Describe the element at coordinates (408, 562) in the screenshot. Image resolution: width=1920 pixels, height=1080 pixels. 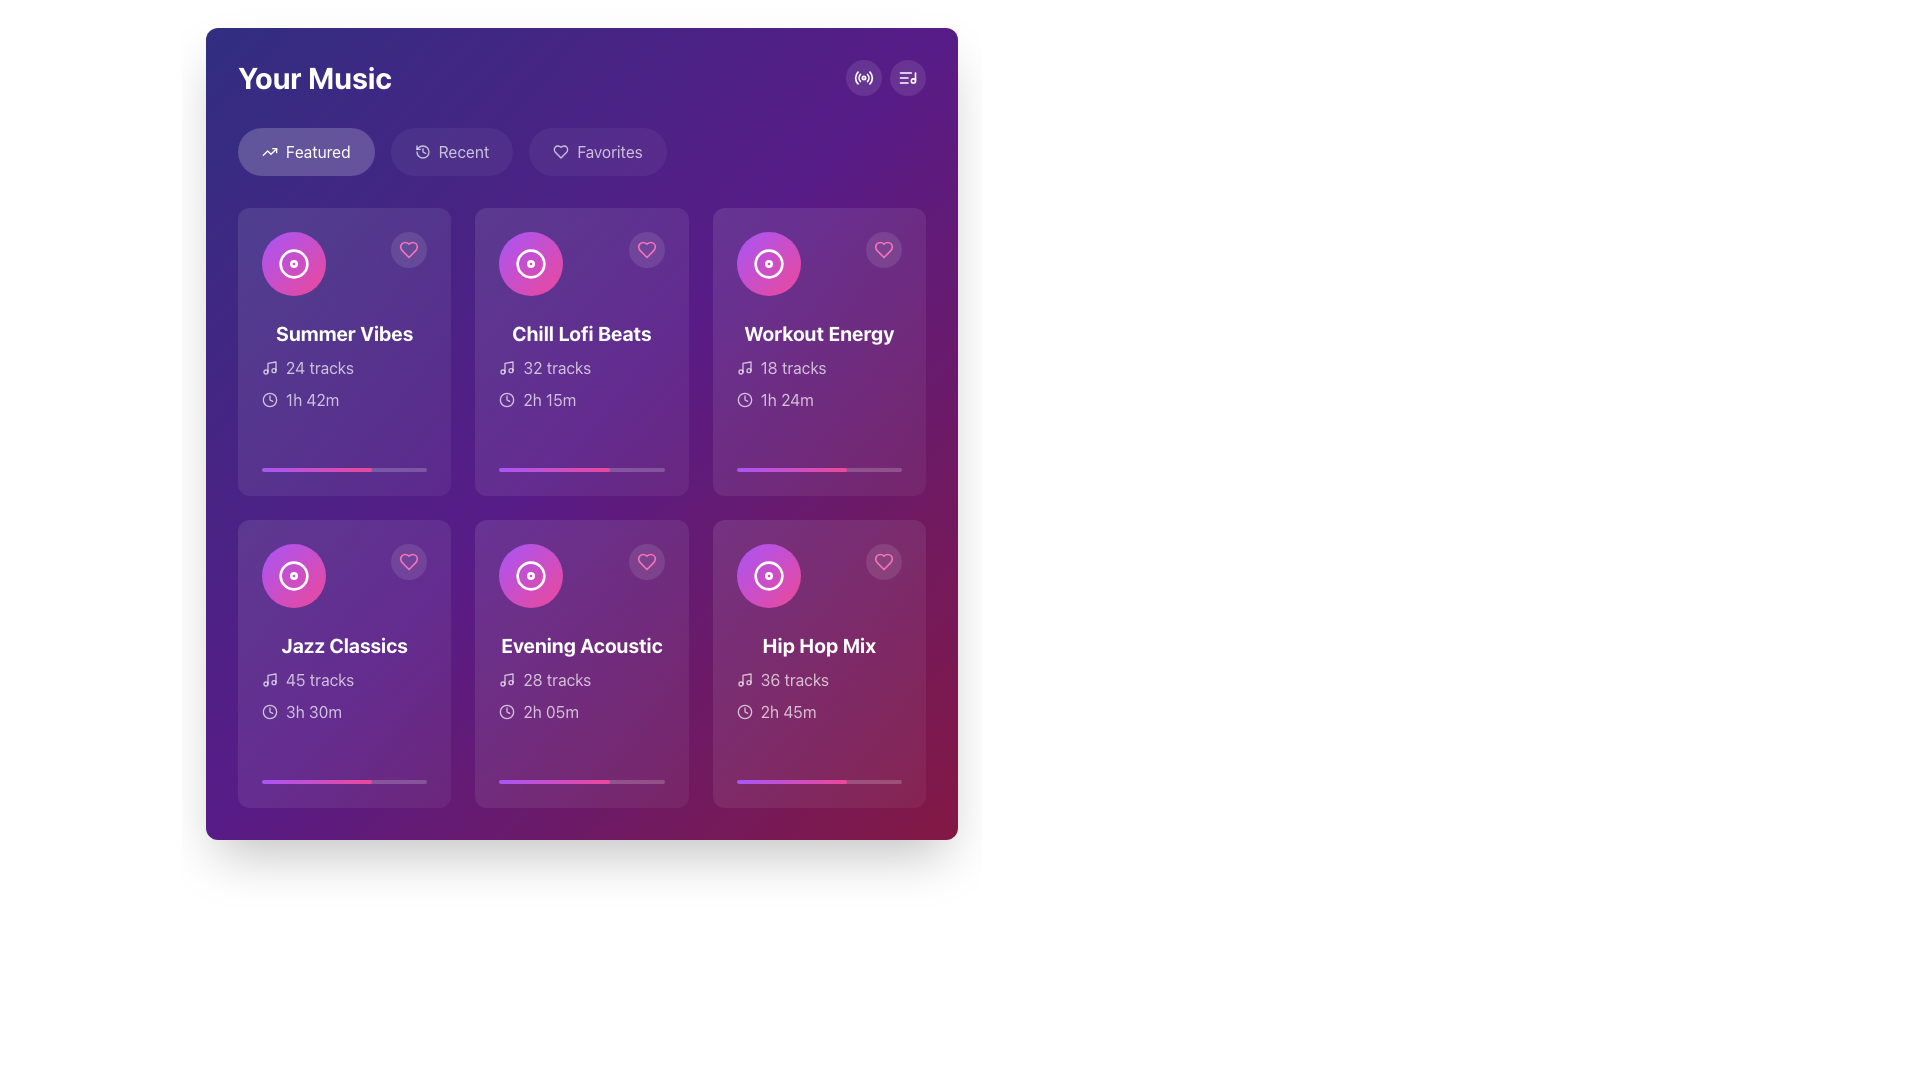
I see `the circular heart icon button located in the top-right corner of the 'Jazz Classics' card` at that location.